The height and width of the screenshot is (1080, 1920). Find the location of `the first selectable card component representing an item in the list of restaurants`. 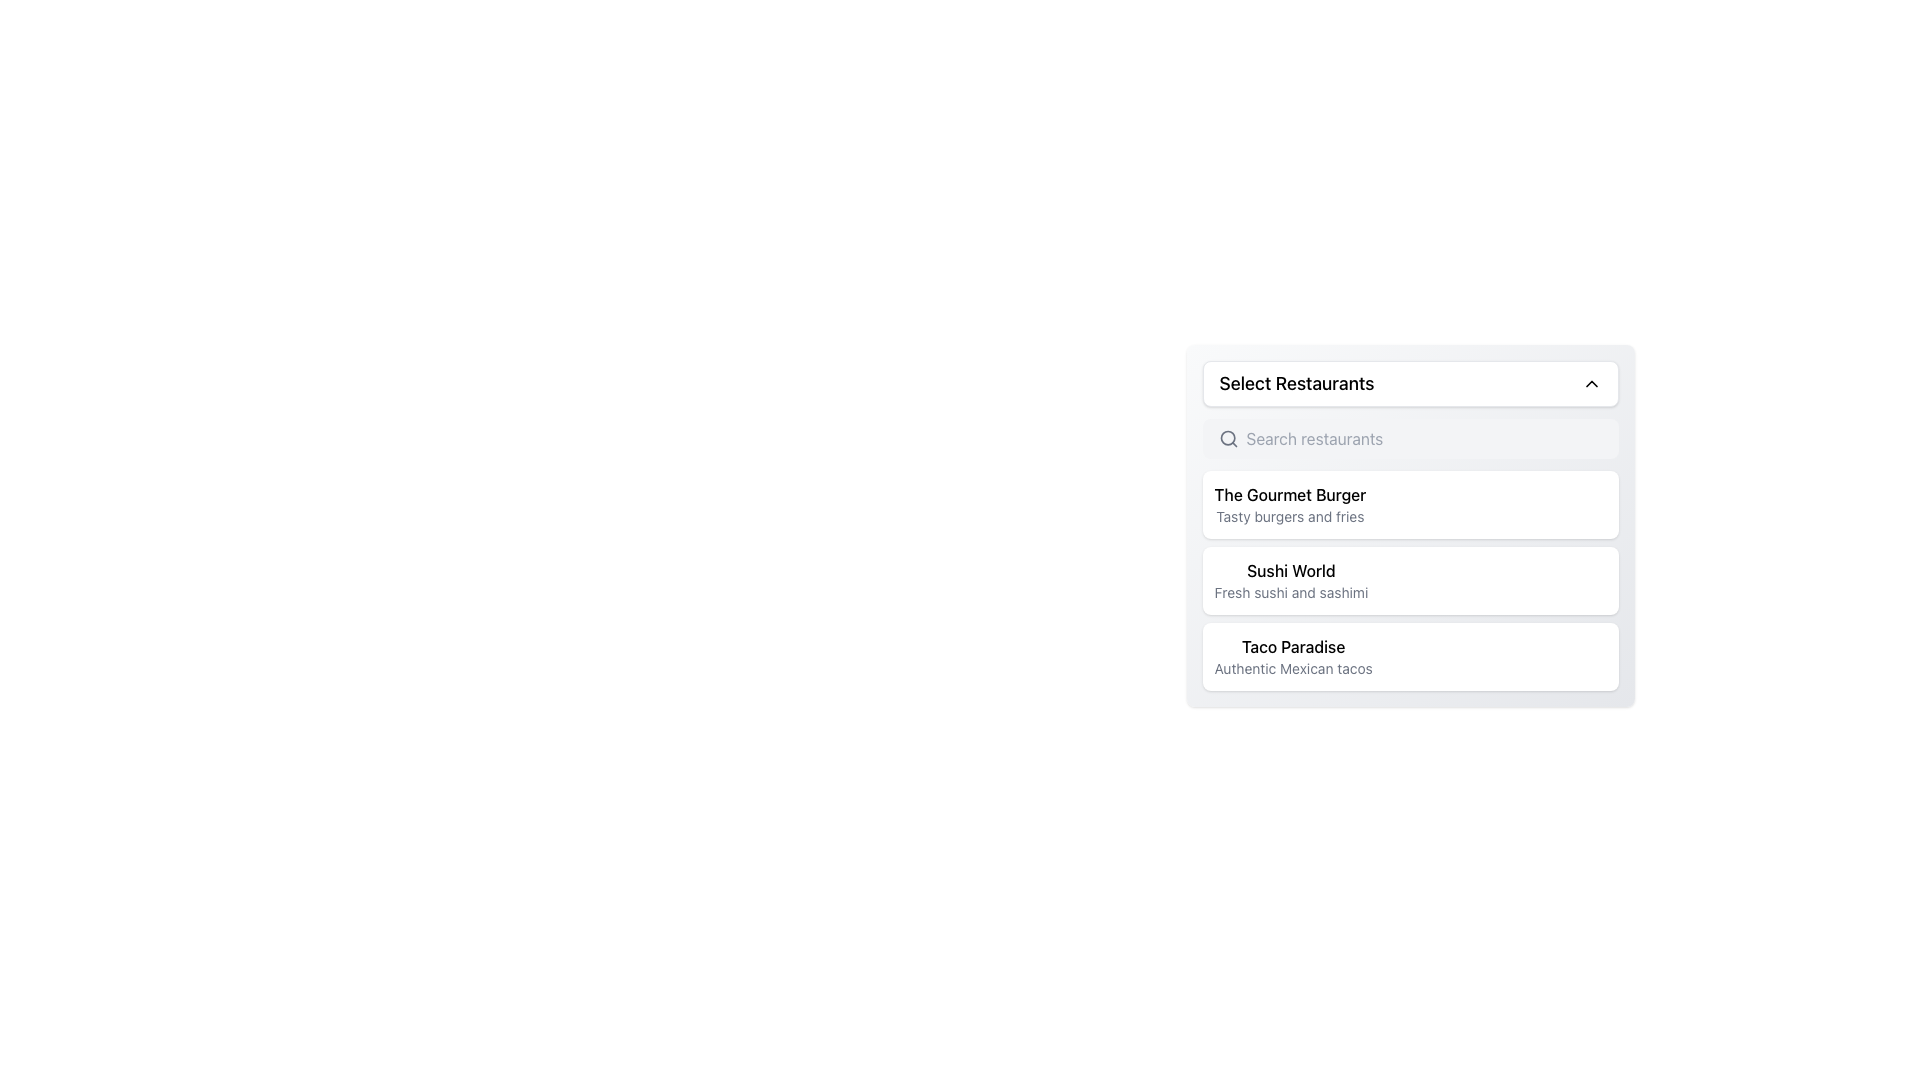

the first selectable card component representing an item in the list of restaurants is located at coordinates (1409, 504).